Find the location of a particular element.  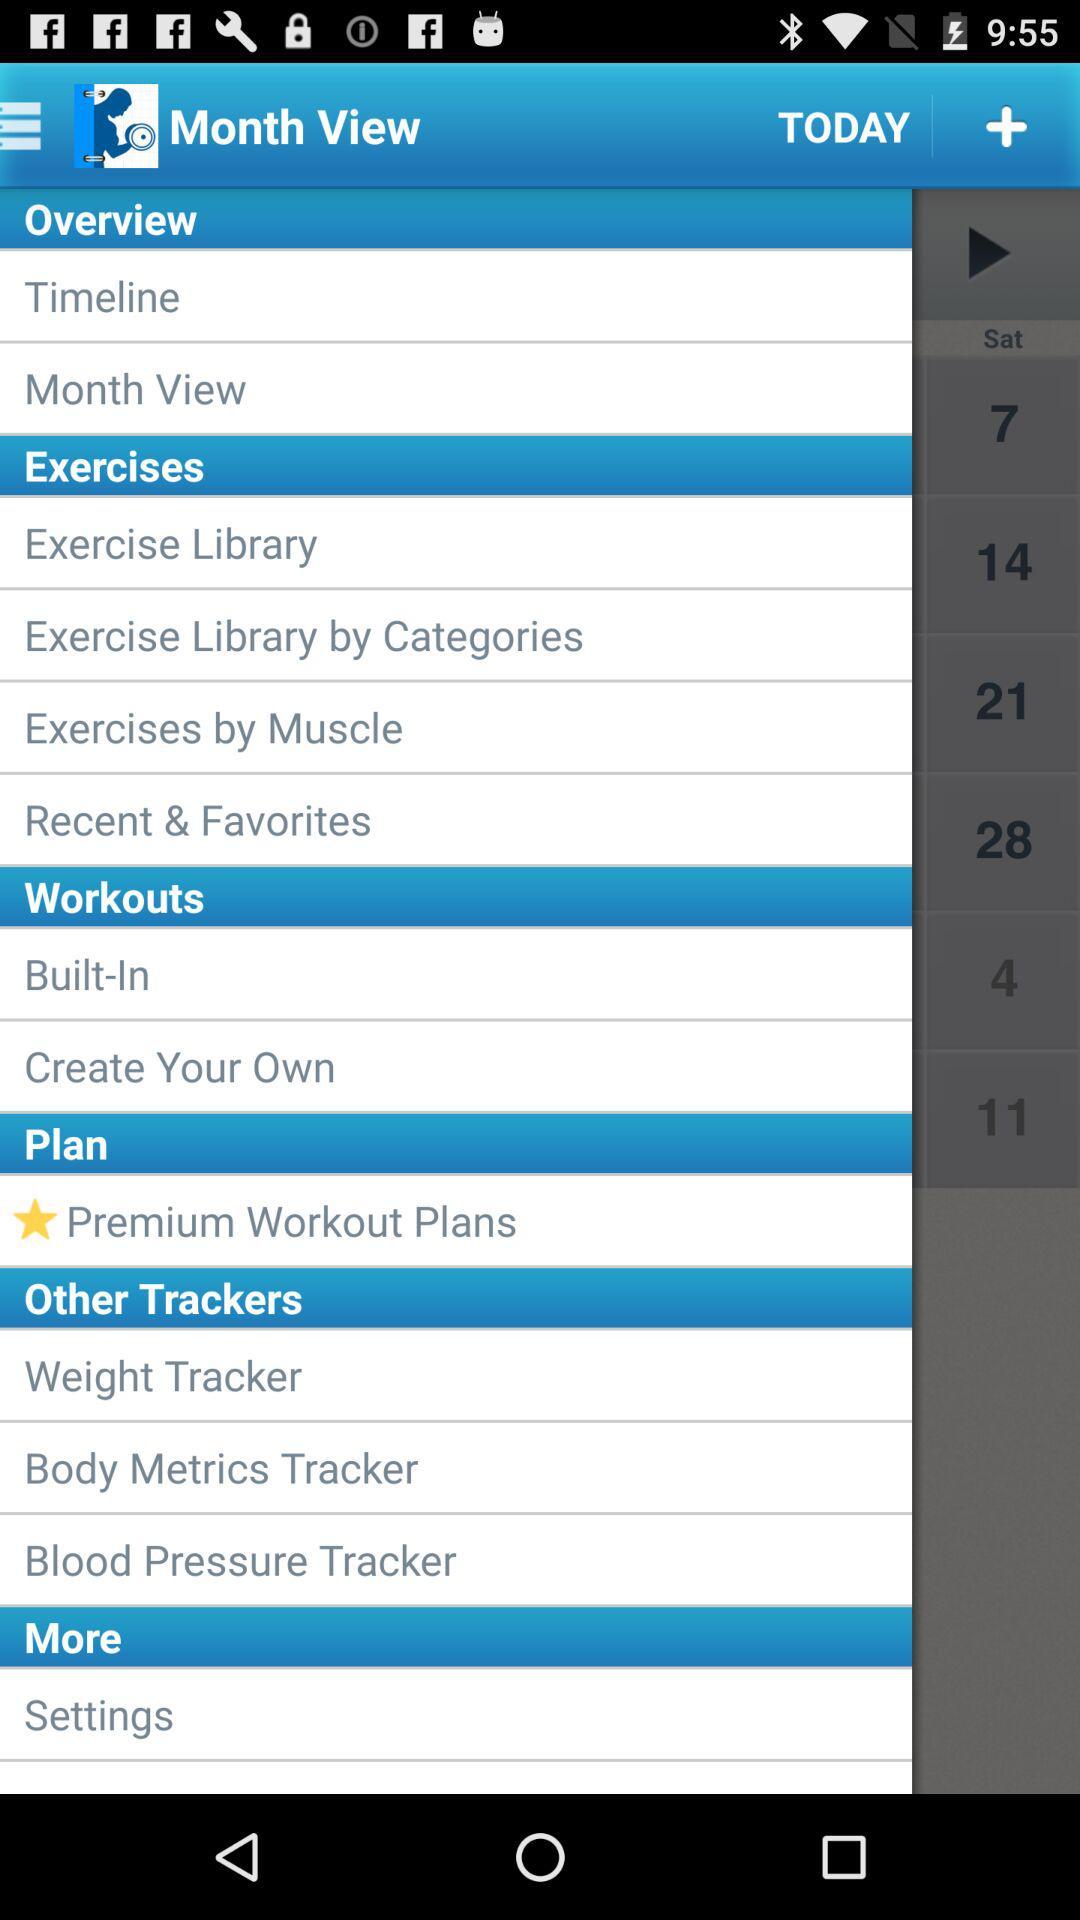

the play icon is located at coordinates (988, 271).